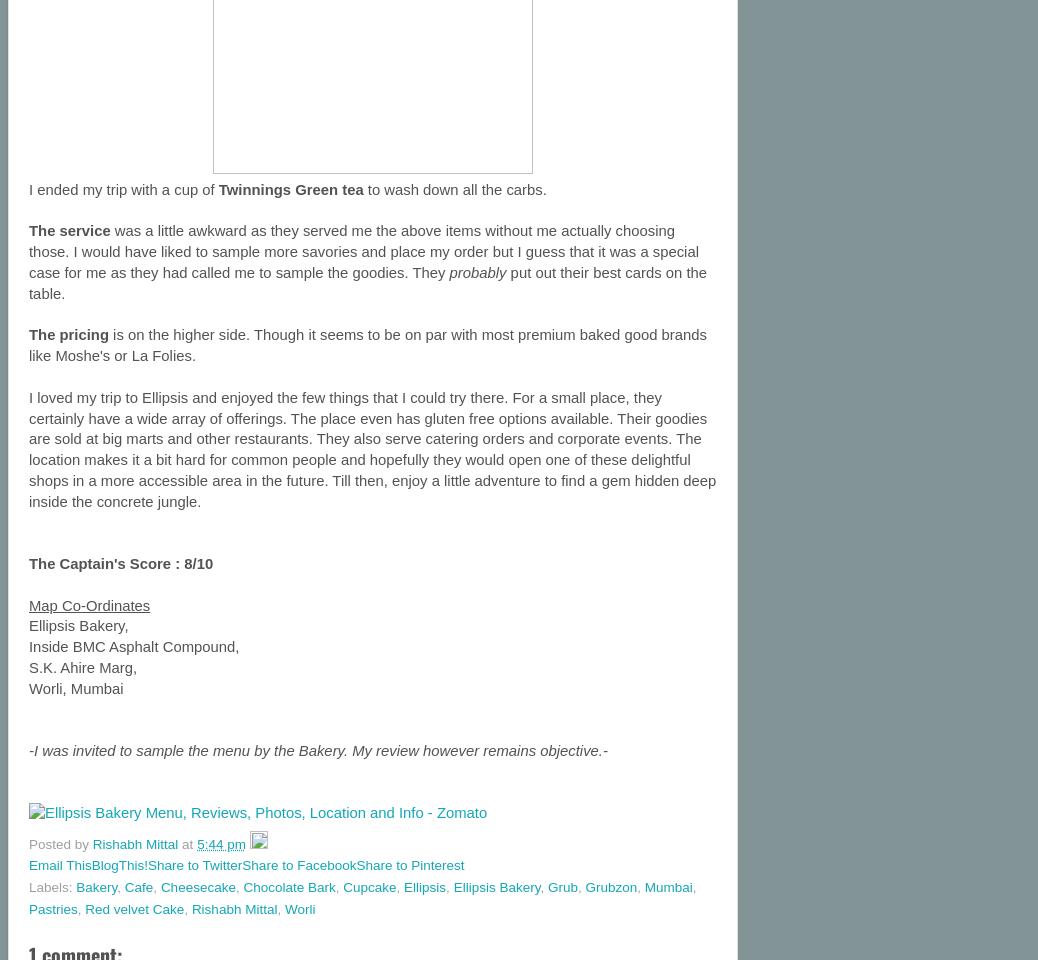 This screenshot has width=1038, height=960. What do you see at coordinates (84, 908) in the screenshot?
I see `'Red velvet Cake'` at bounding box center [84, 908].